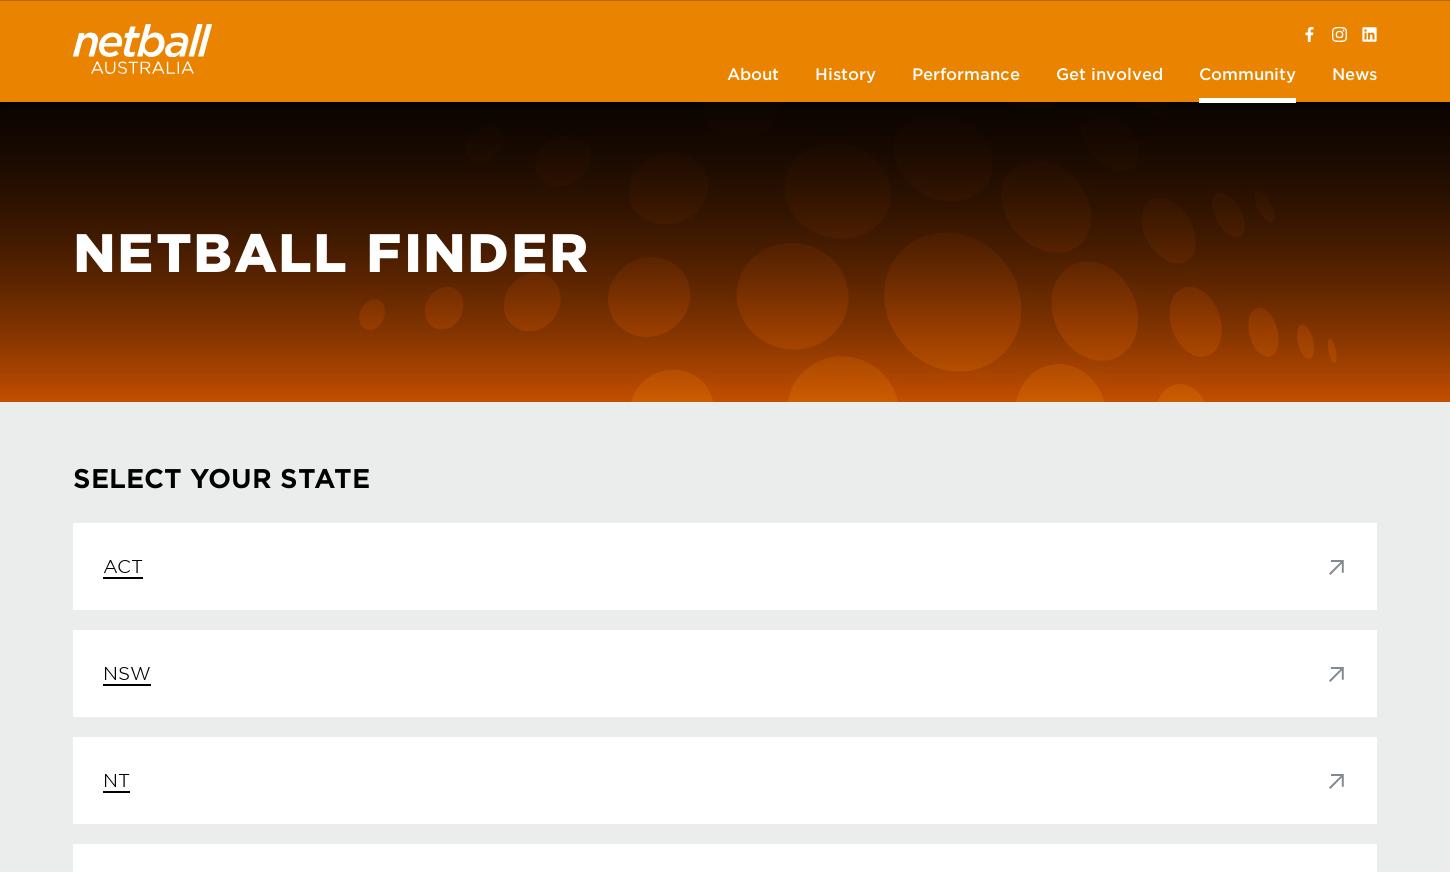  I want to click on 'Play Netball', so click(118, 178).